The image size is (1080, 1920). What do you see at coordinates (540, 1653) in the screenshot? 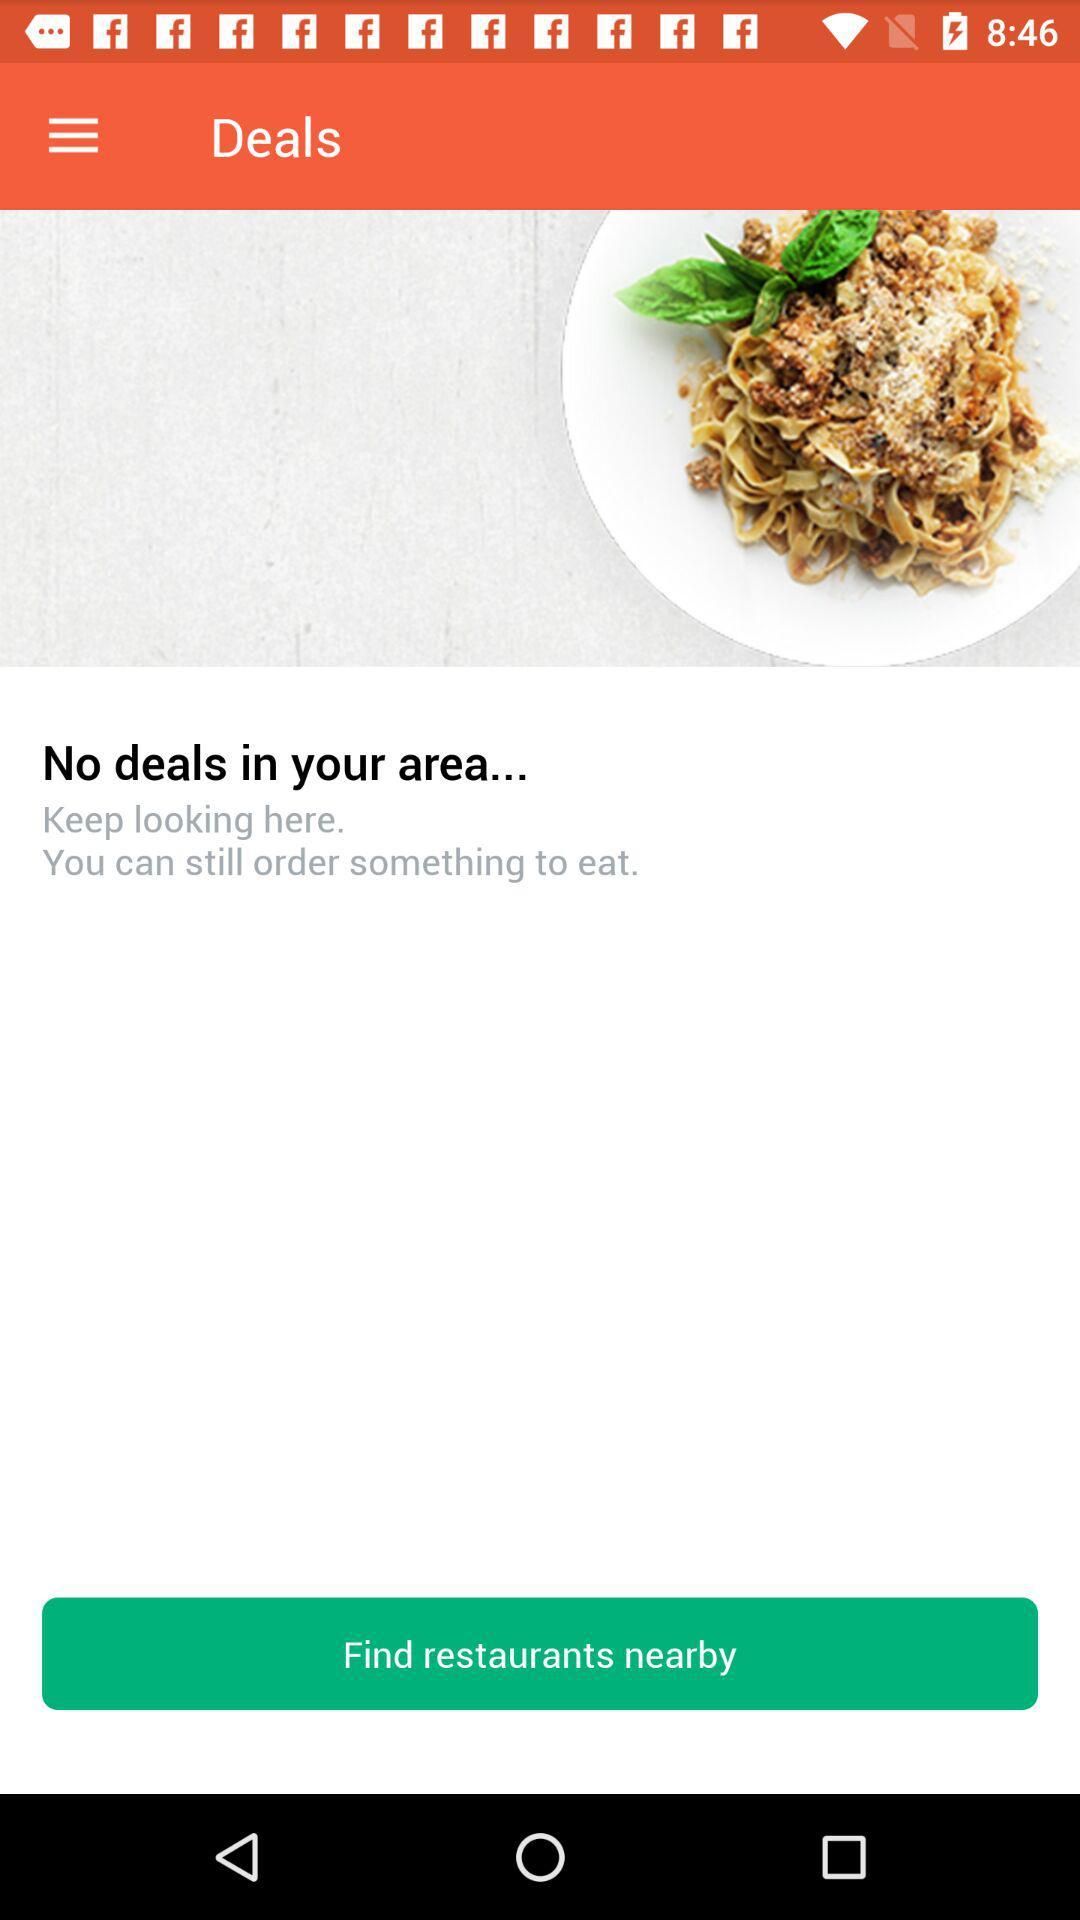
I see `the find restaurants nearby item` at bounding box center [540, 1653].